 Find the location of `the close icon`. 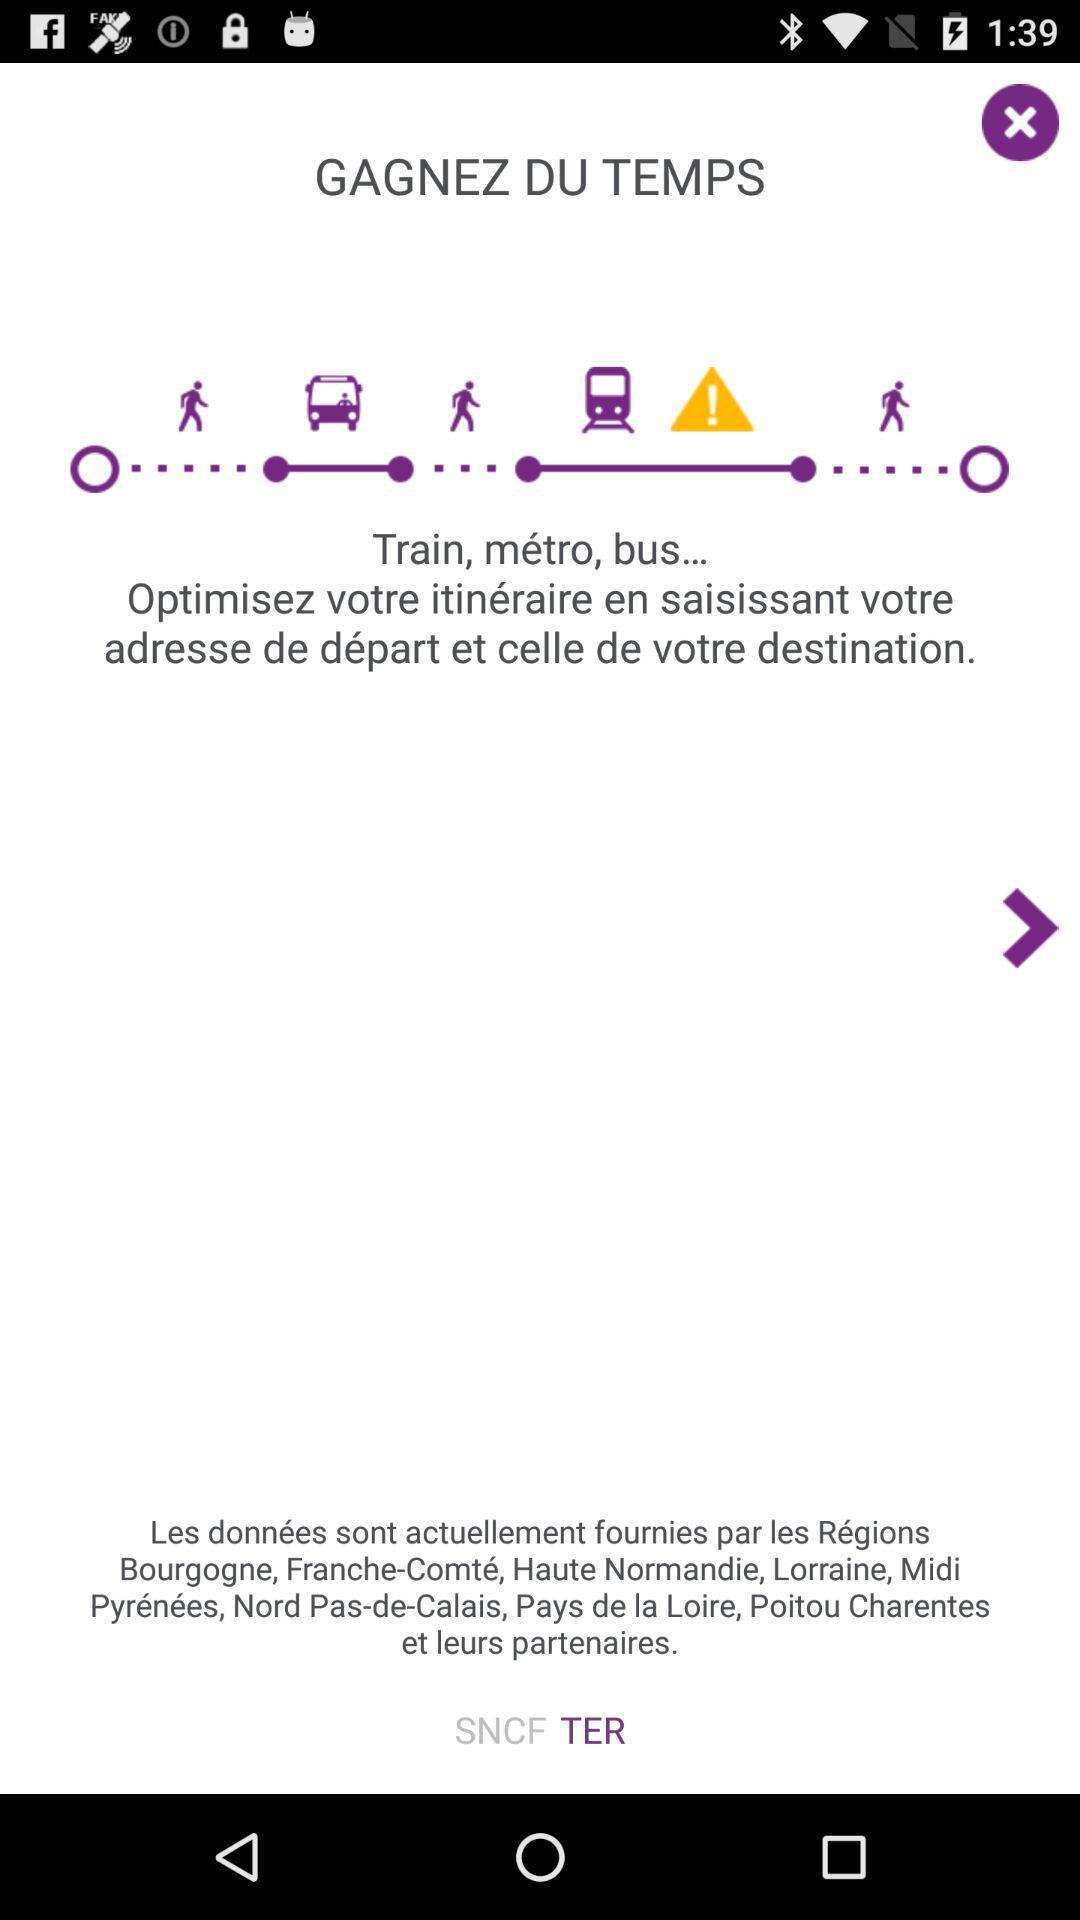

the close icon is located at coordinates (1030, 119).